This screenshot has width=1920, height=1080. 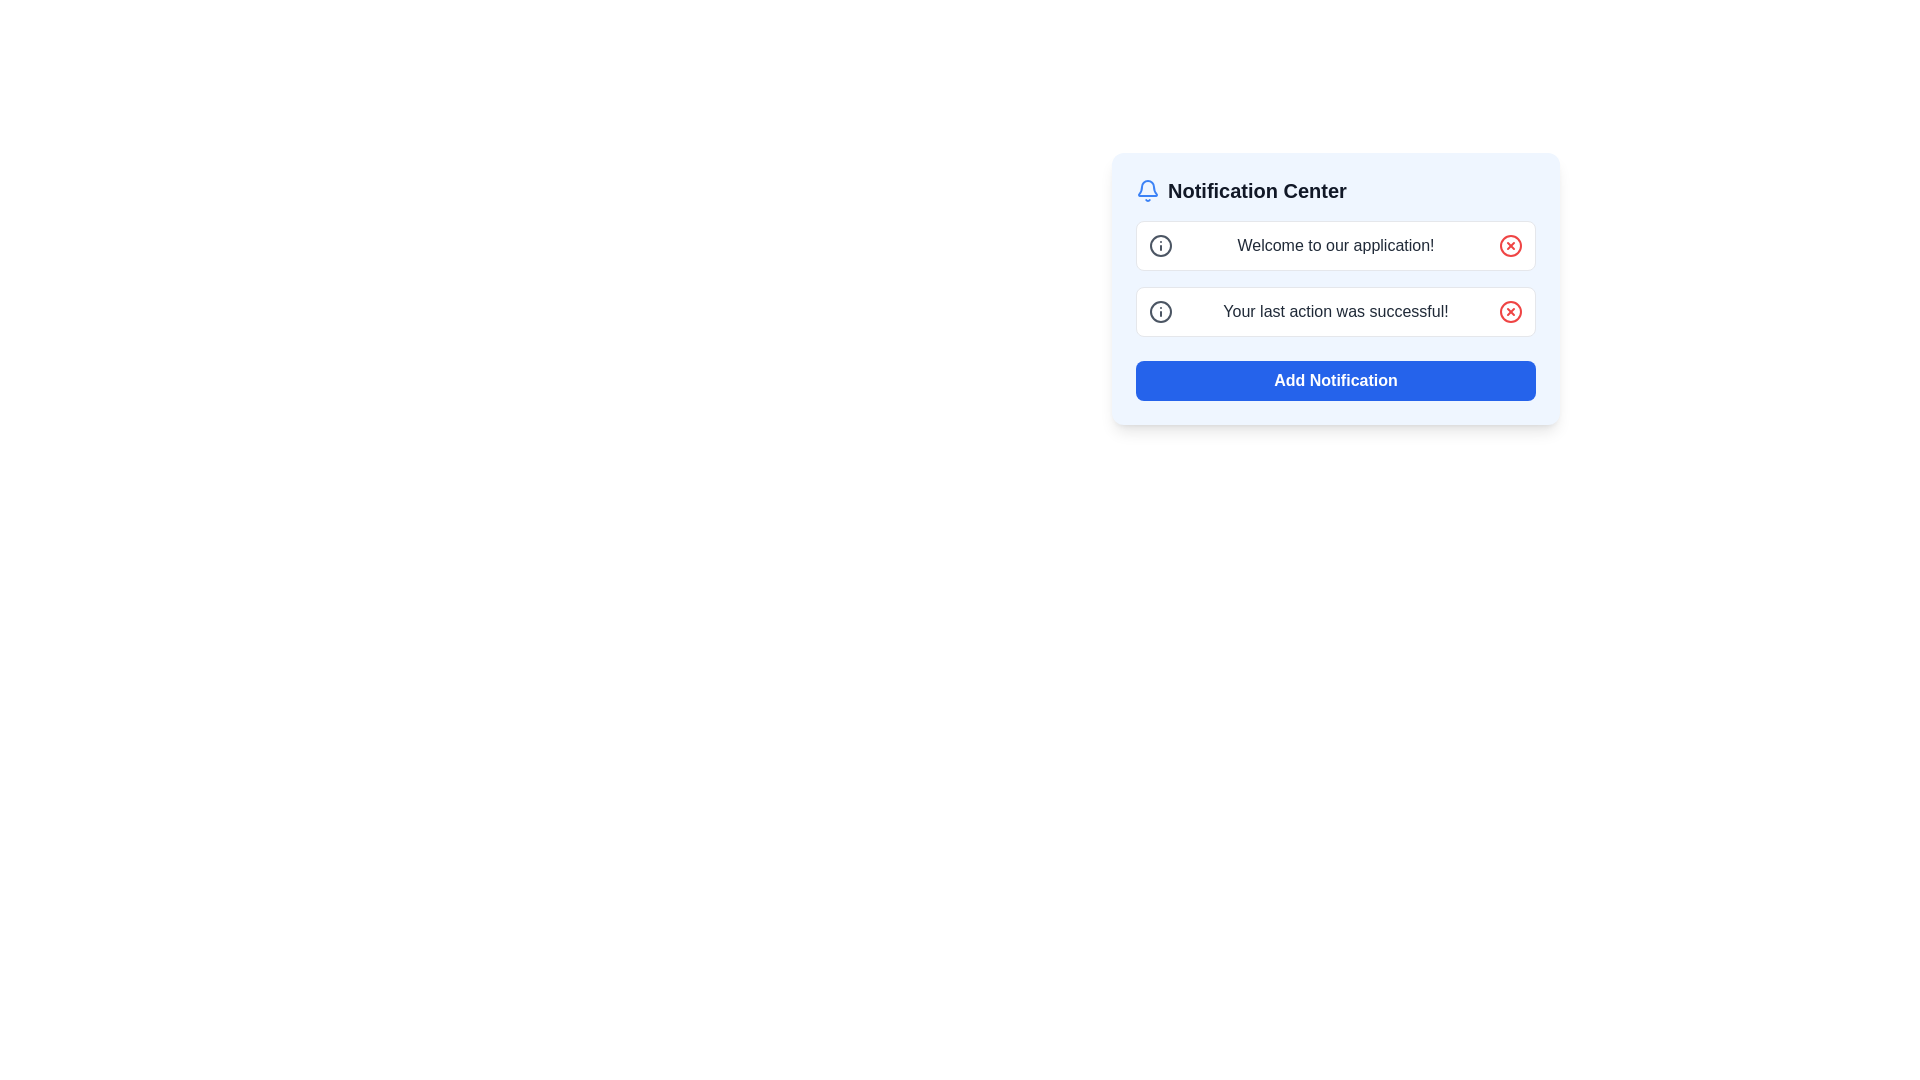 I want to click on the Notification message box that contains the message 'Welcome to our application!', so click(x=1335, y=245).